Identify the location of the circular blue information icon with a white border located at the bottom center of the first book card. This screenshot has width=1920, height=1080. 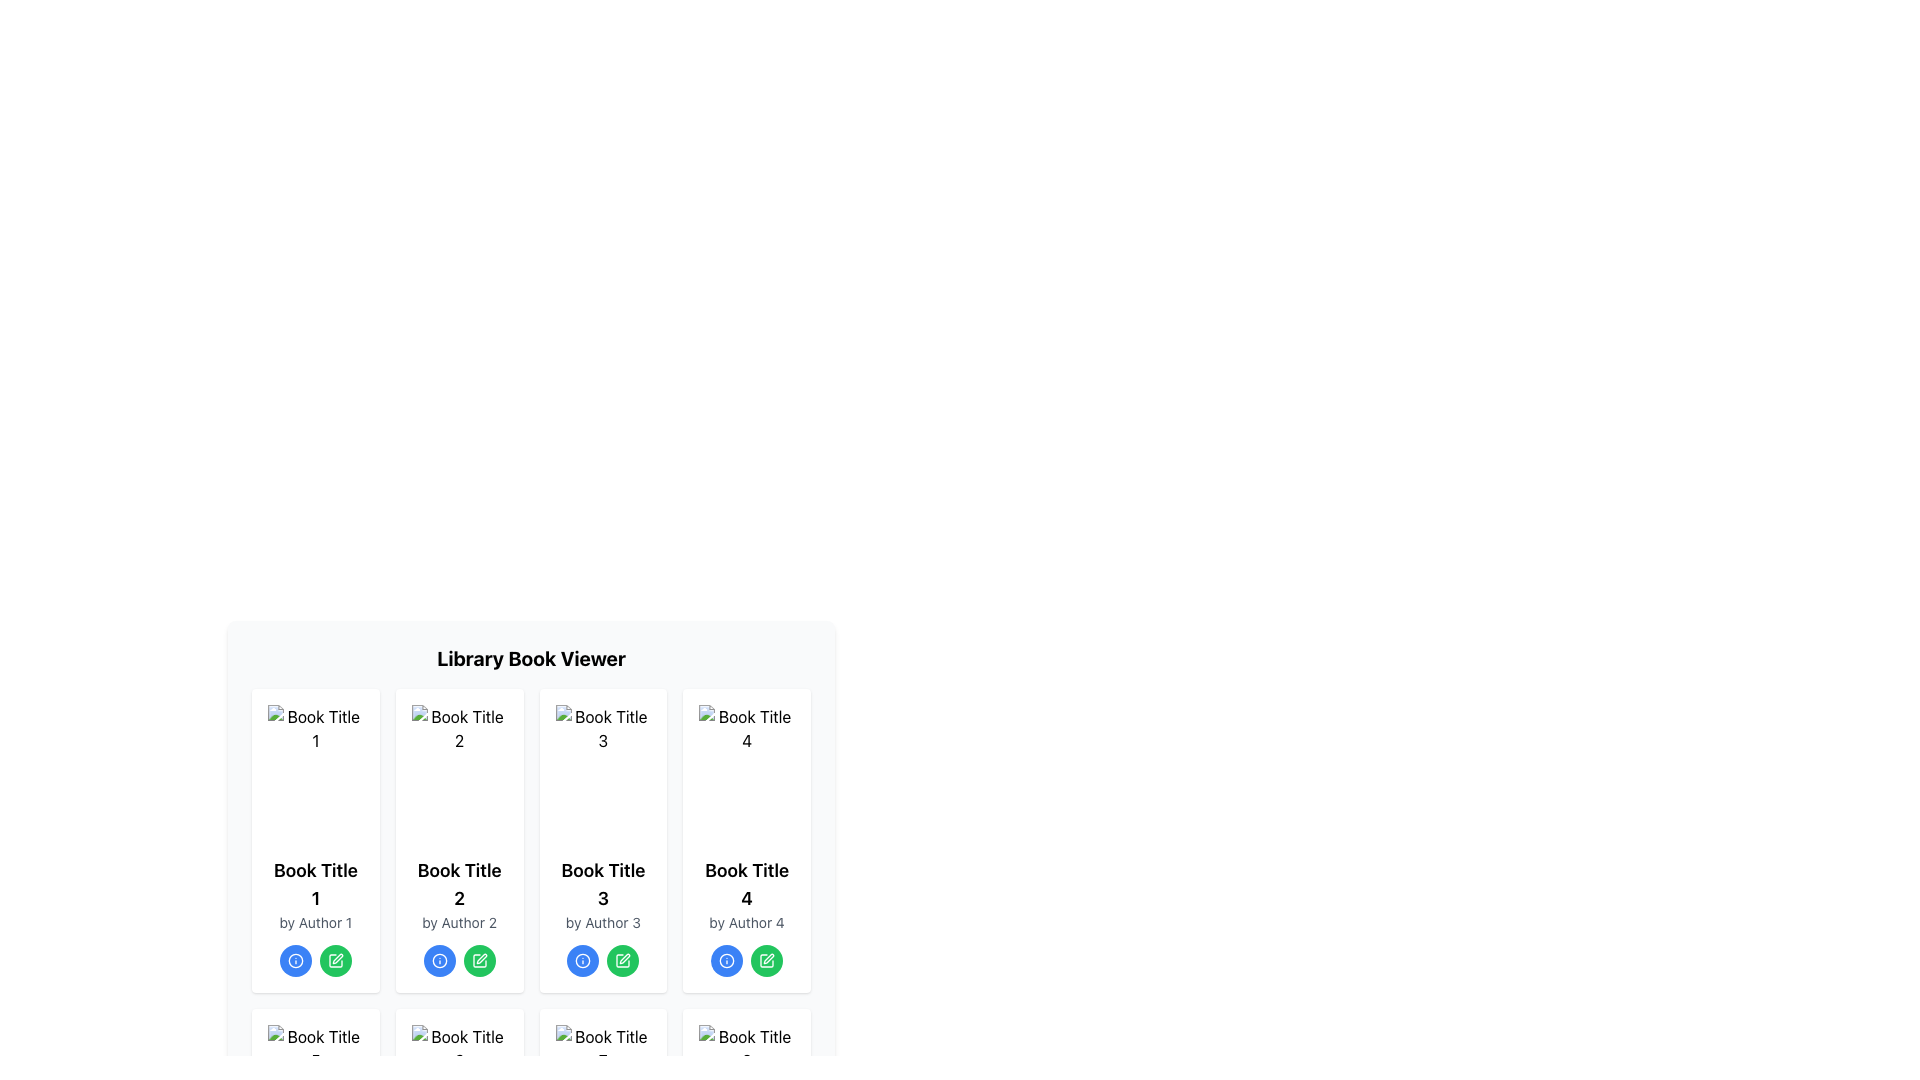
(294, 959).